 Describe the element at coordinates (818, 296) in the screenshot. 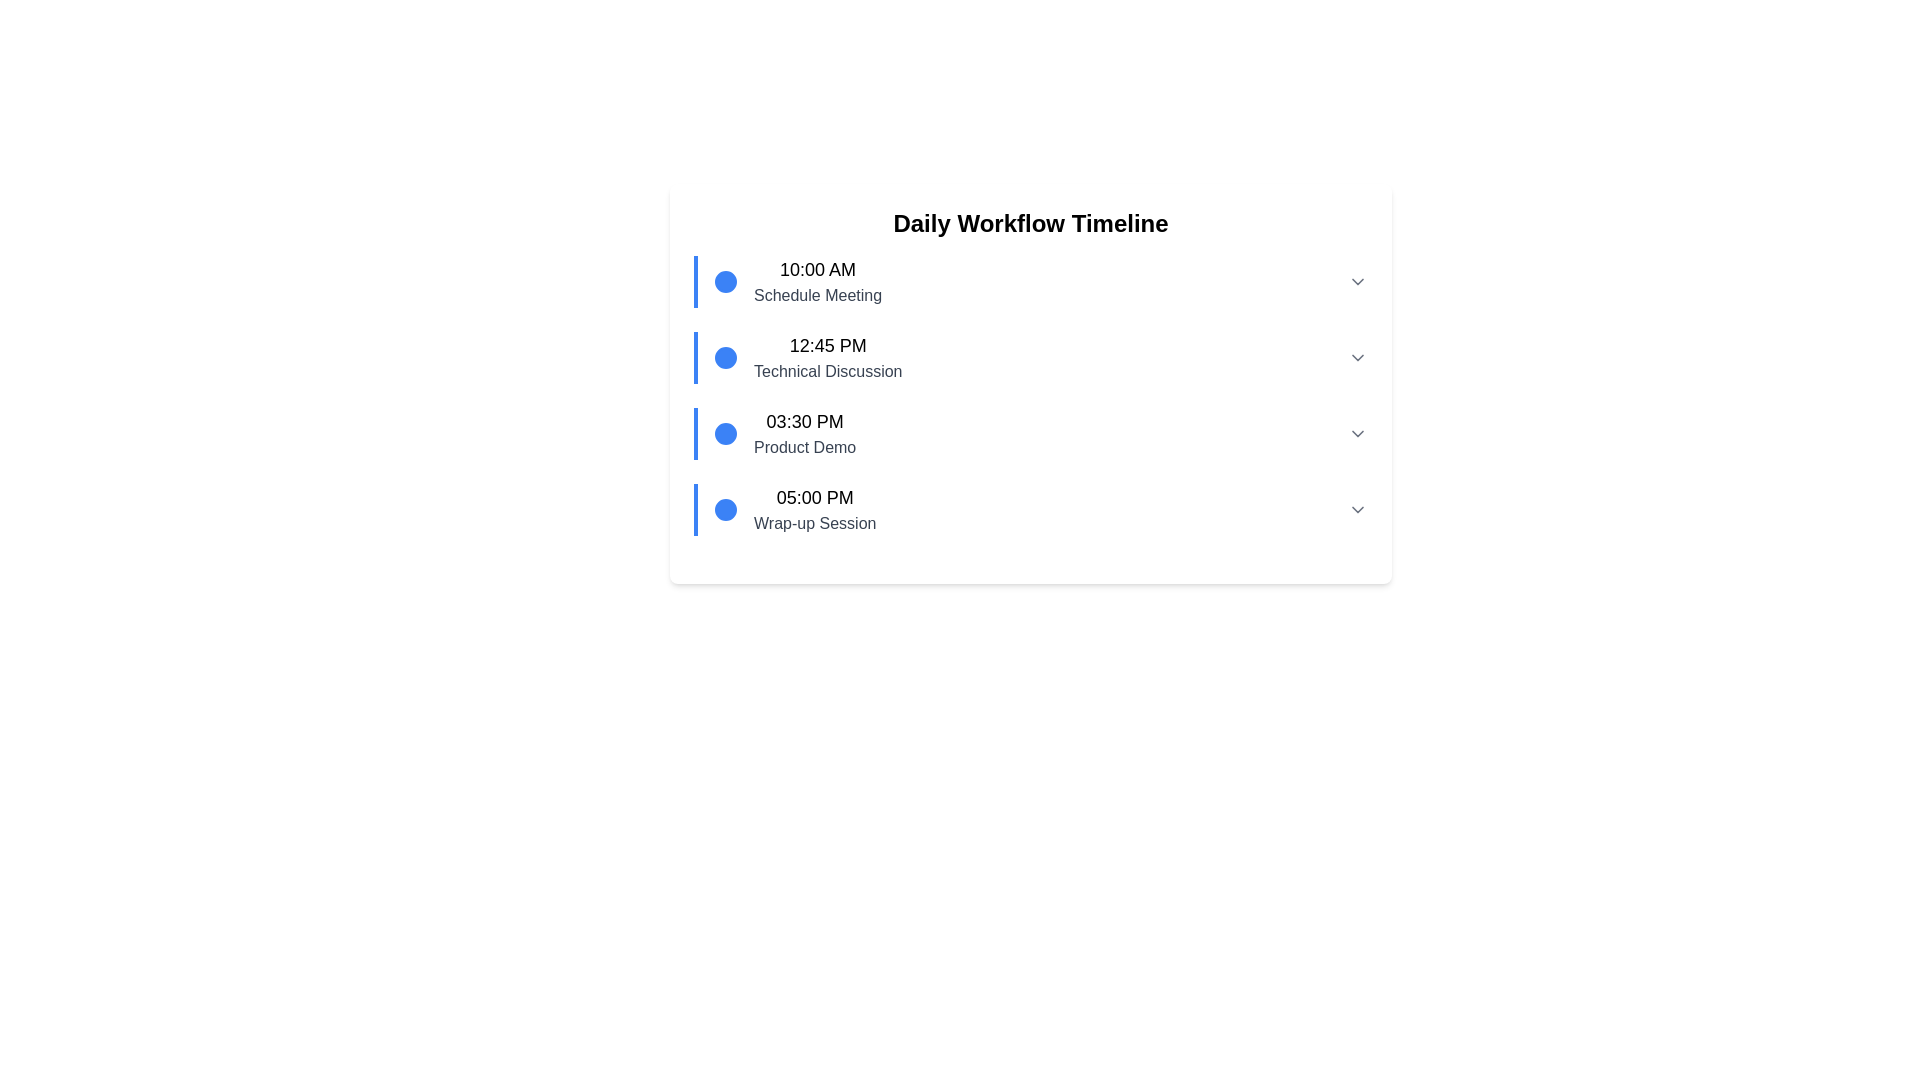

I see `text label displaying 'Schedule Meeting' located beneath the '10:00 AM' label in the timeline view` at that location.